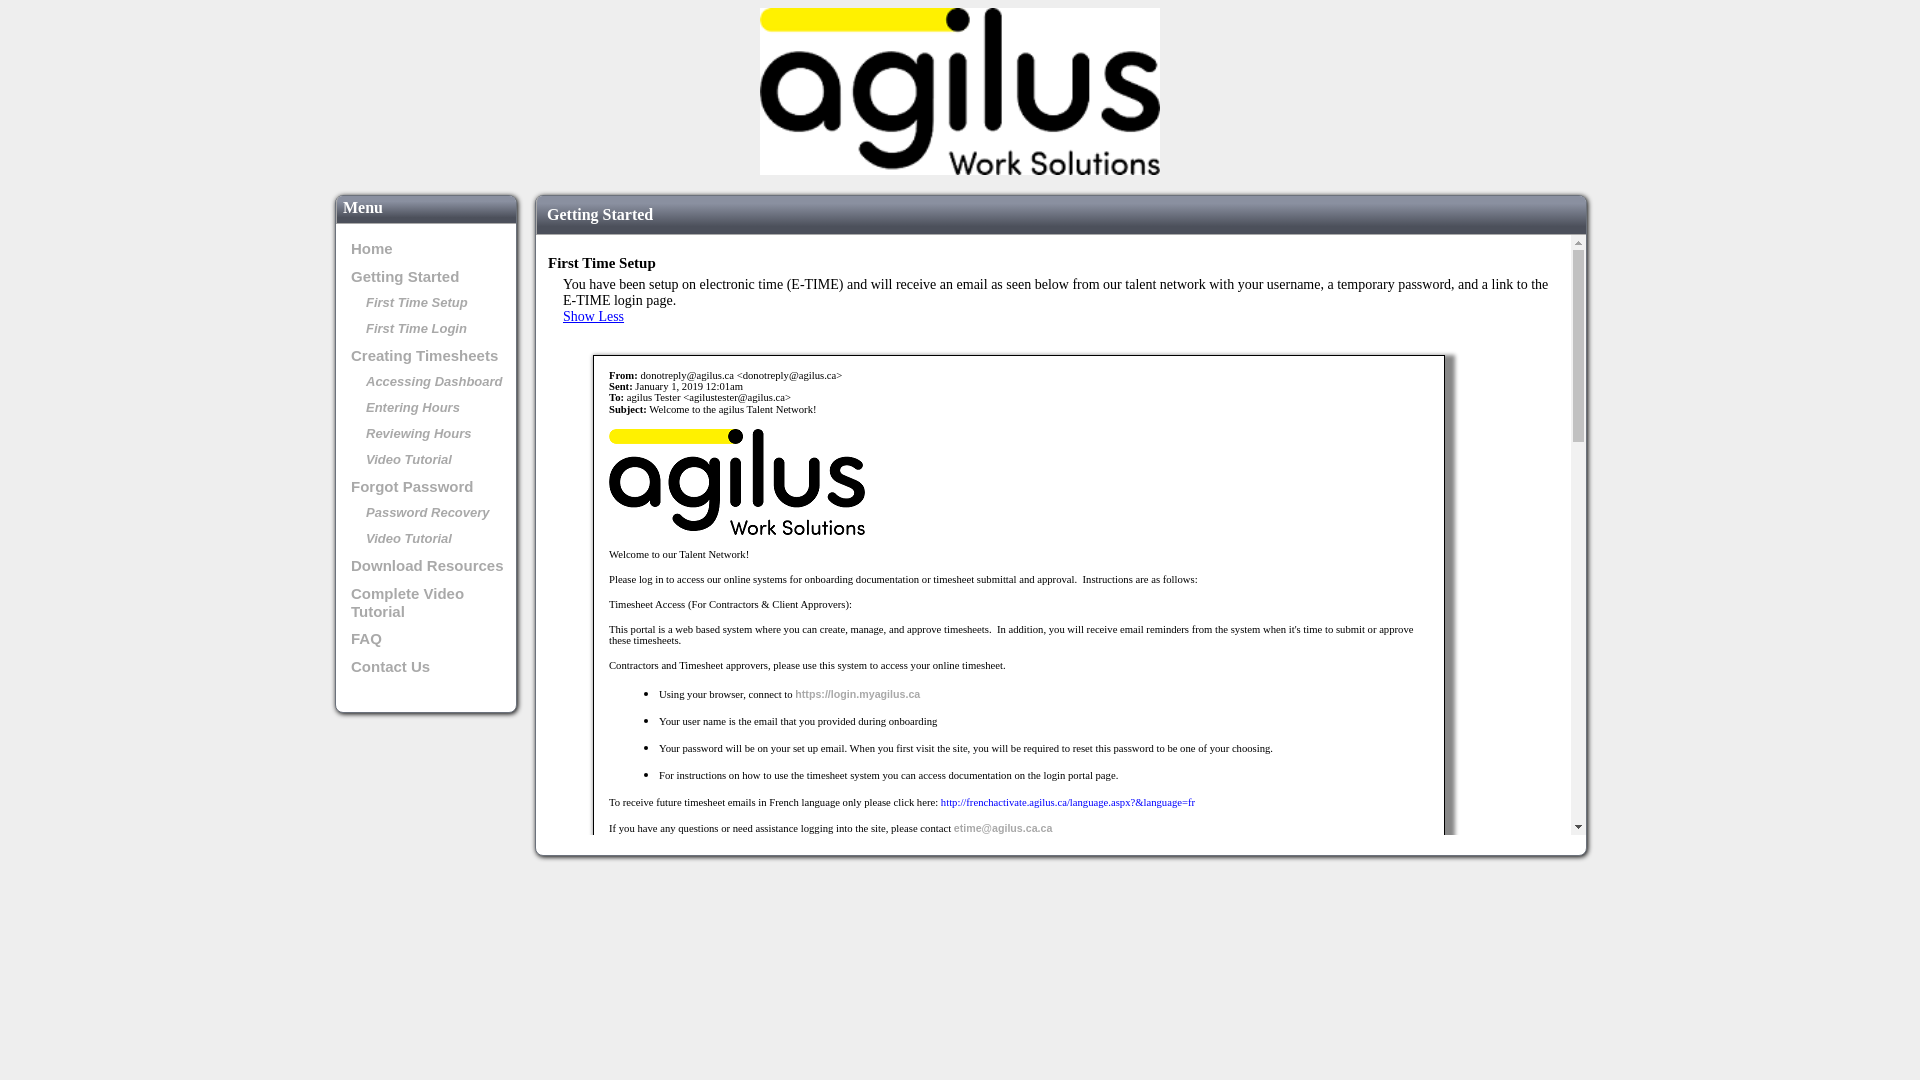 The height and width of the screenshot is (1080, 1920). What do you see at coordinates (426, 511) in the screenshot?
I see `'Password Recovery'` at bounding box center [426, 511].